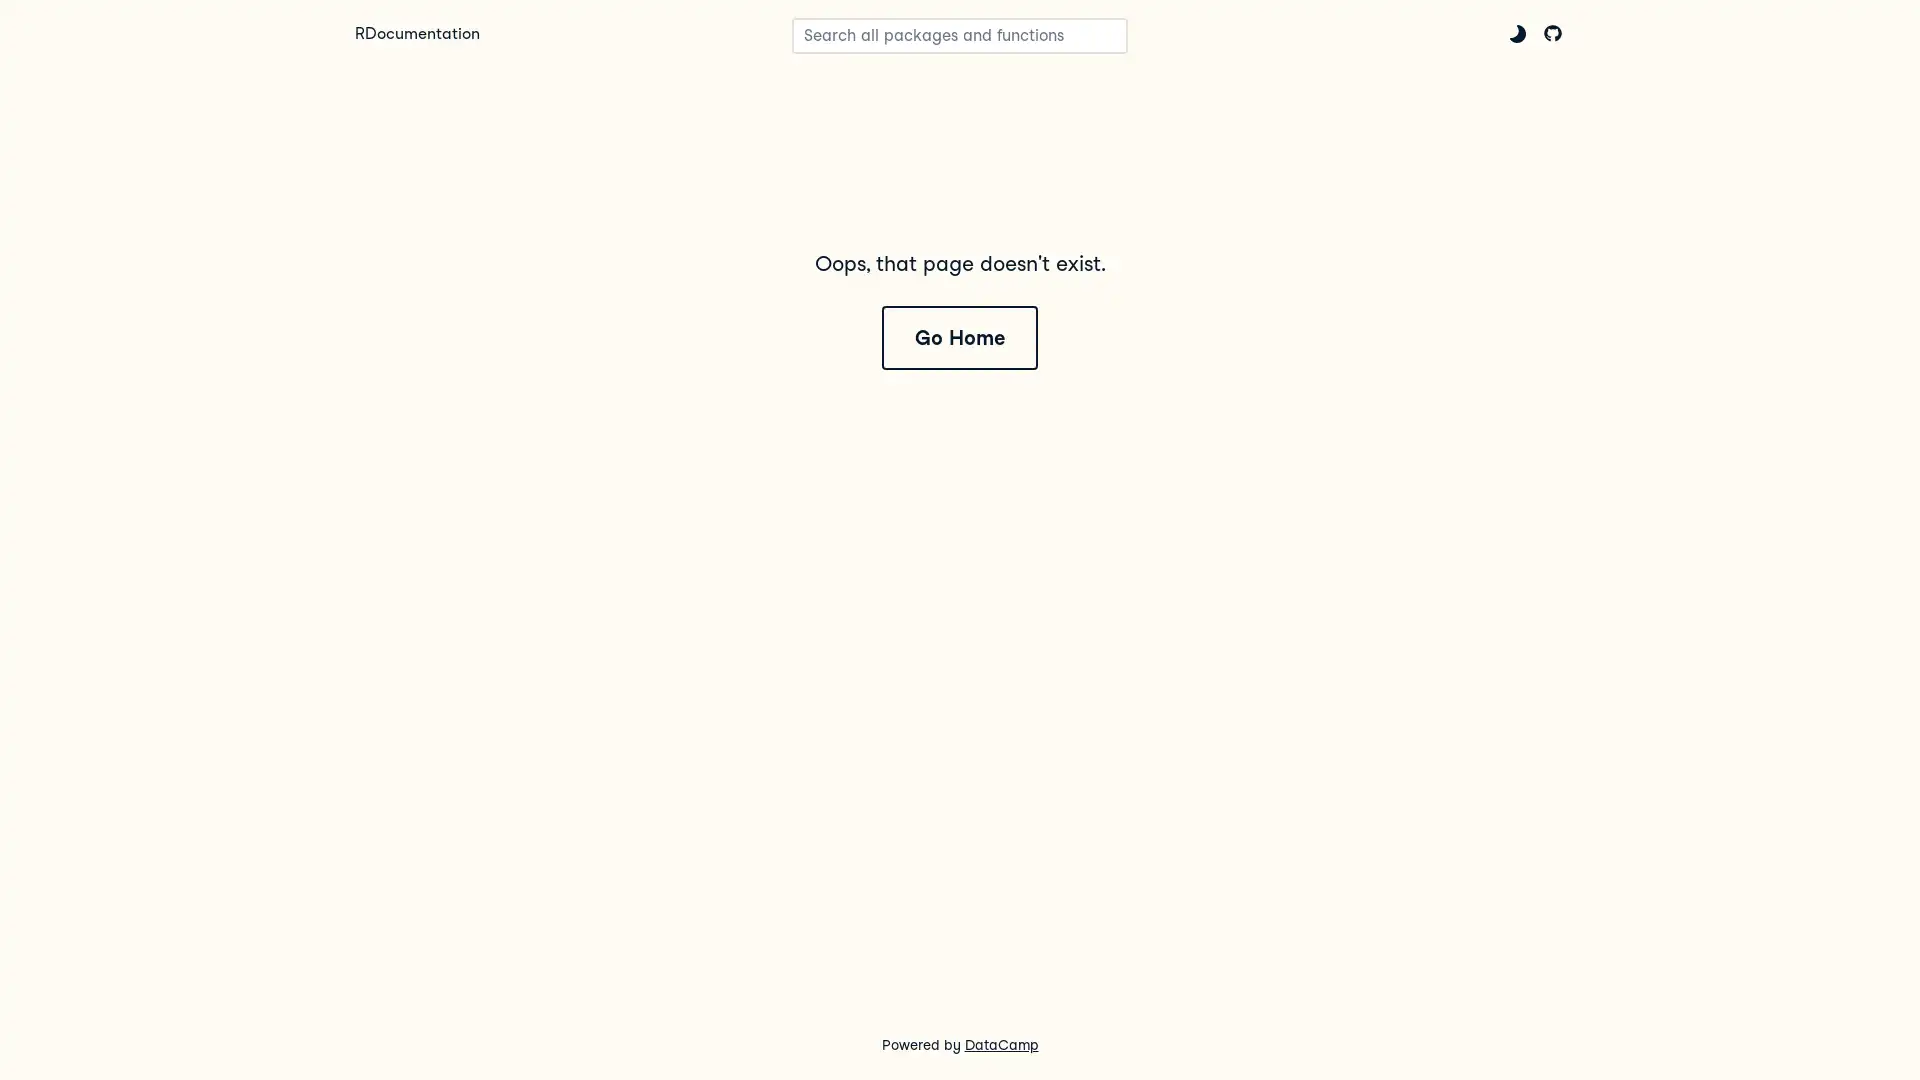 The image size is (1920, 1080). Describe the element at coordinates (1517, 33) in the screenshot. I see `toggle dark mode` at that location.